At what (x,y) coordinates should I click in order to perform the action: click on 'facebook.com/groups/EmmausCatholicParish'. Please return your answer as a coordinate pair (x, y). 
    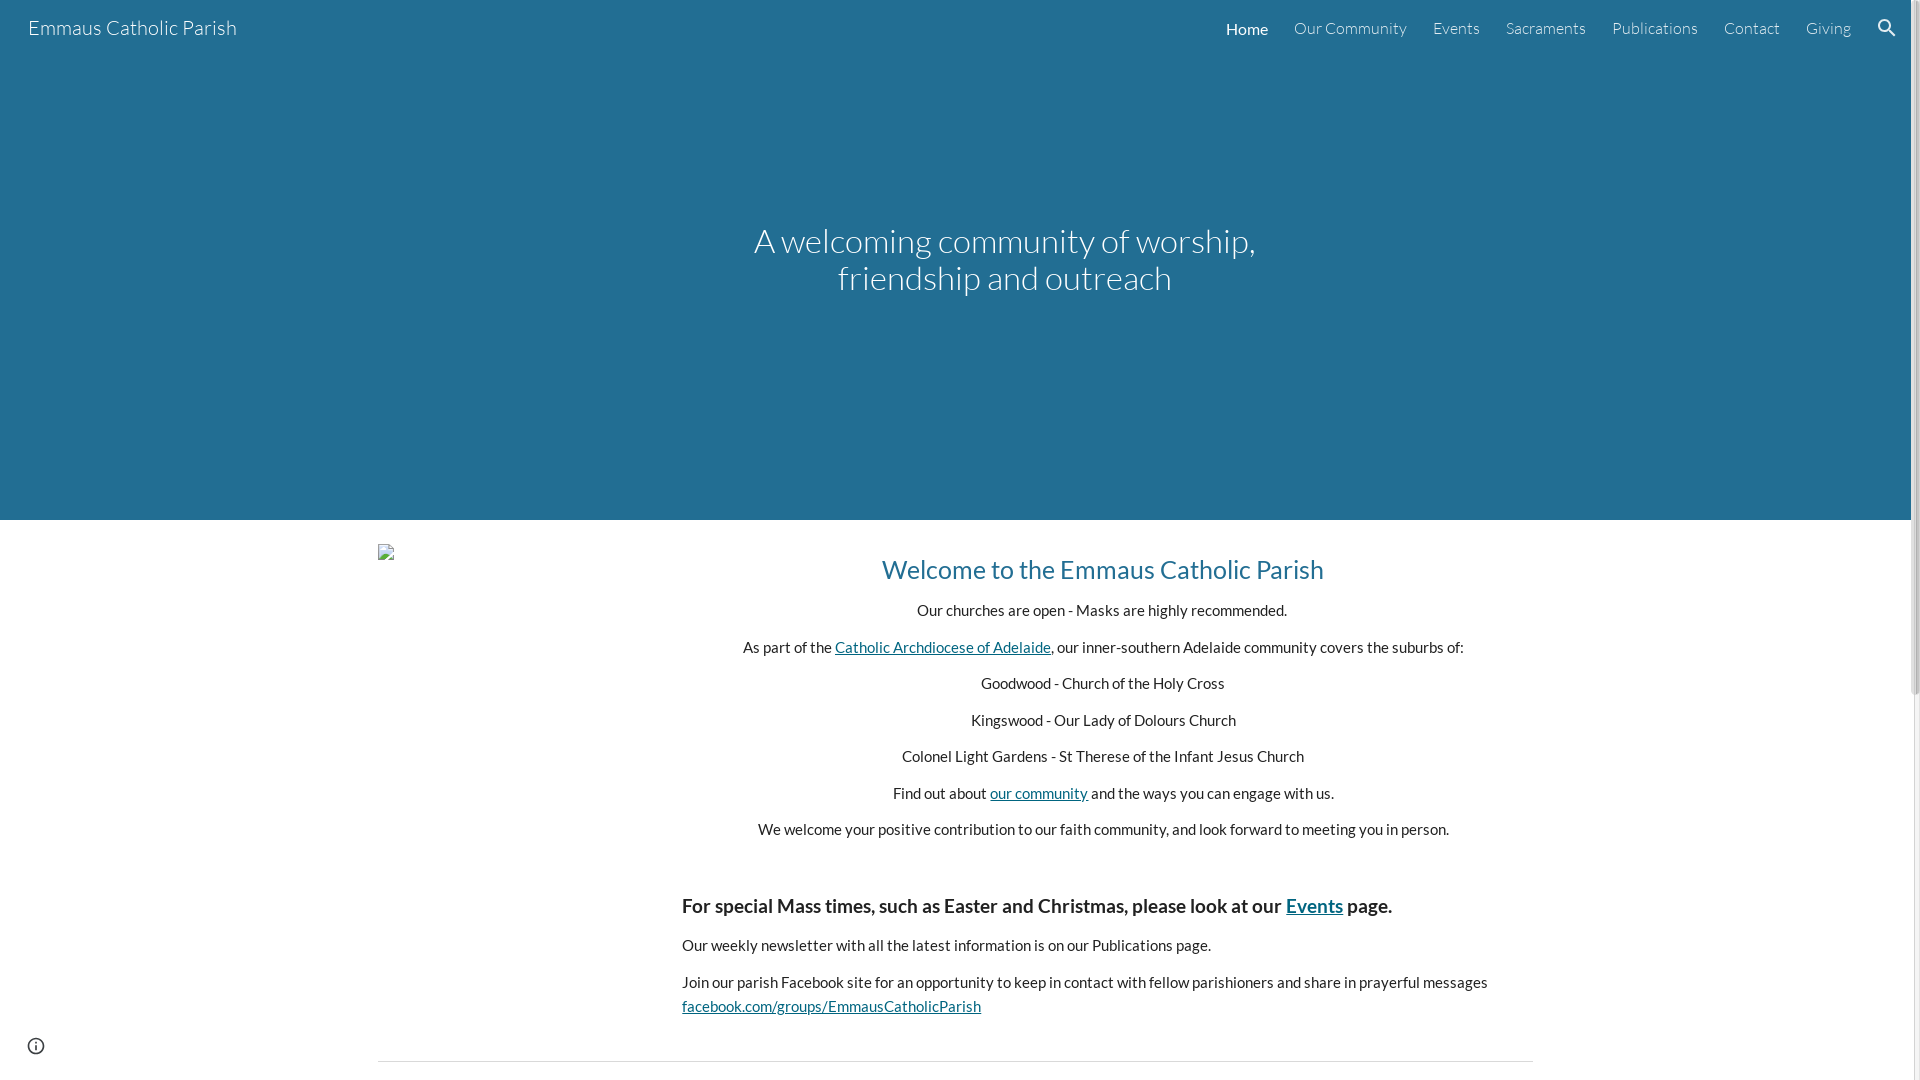
    Looking at the image, I should click on (831, 1006).